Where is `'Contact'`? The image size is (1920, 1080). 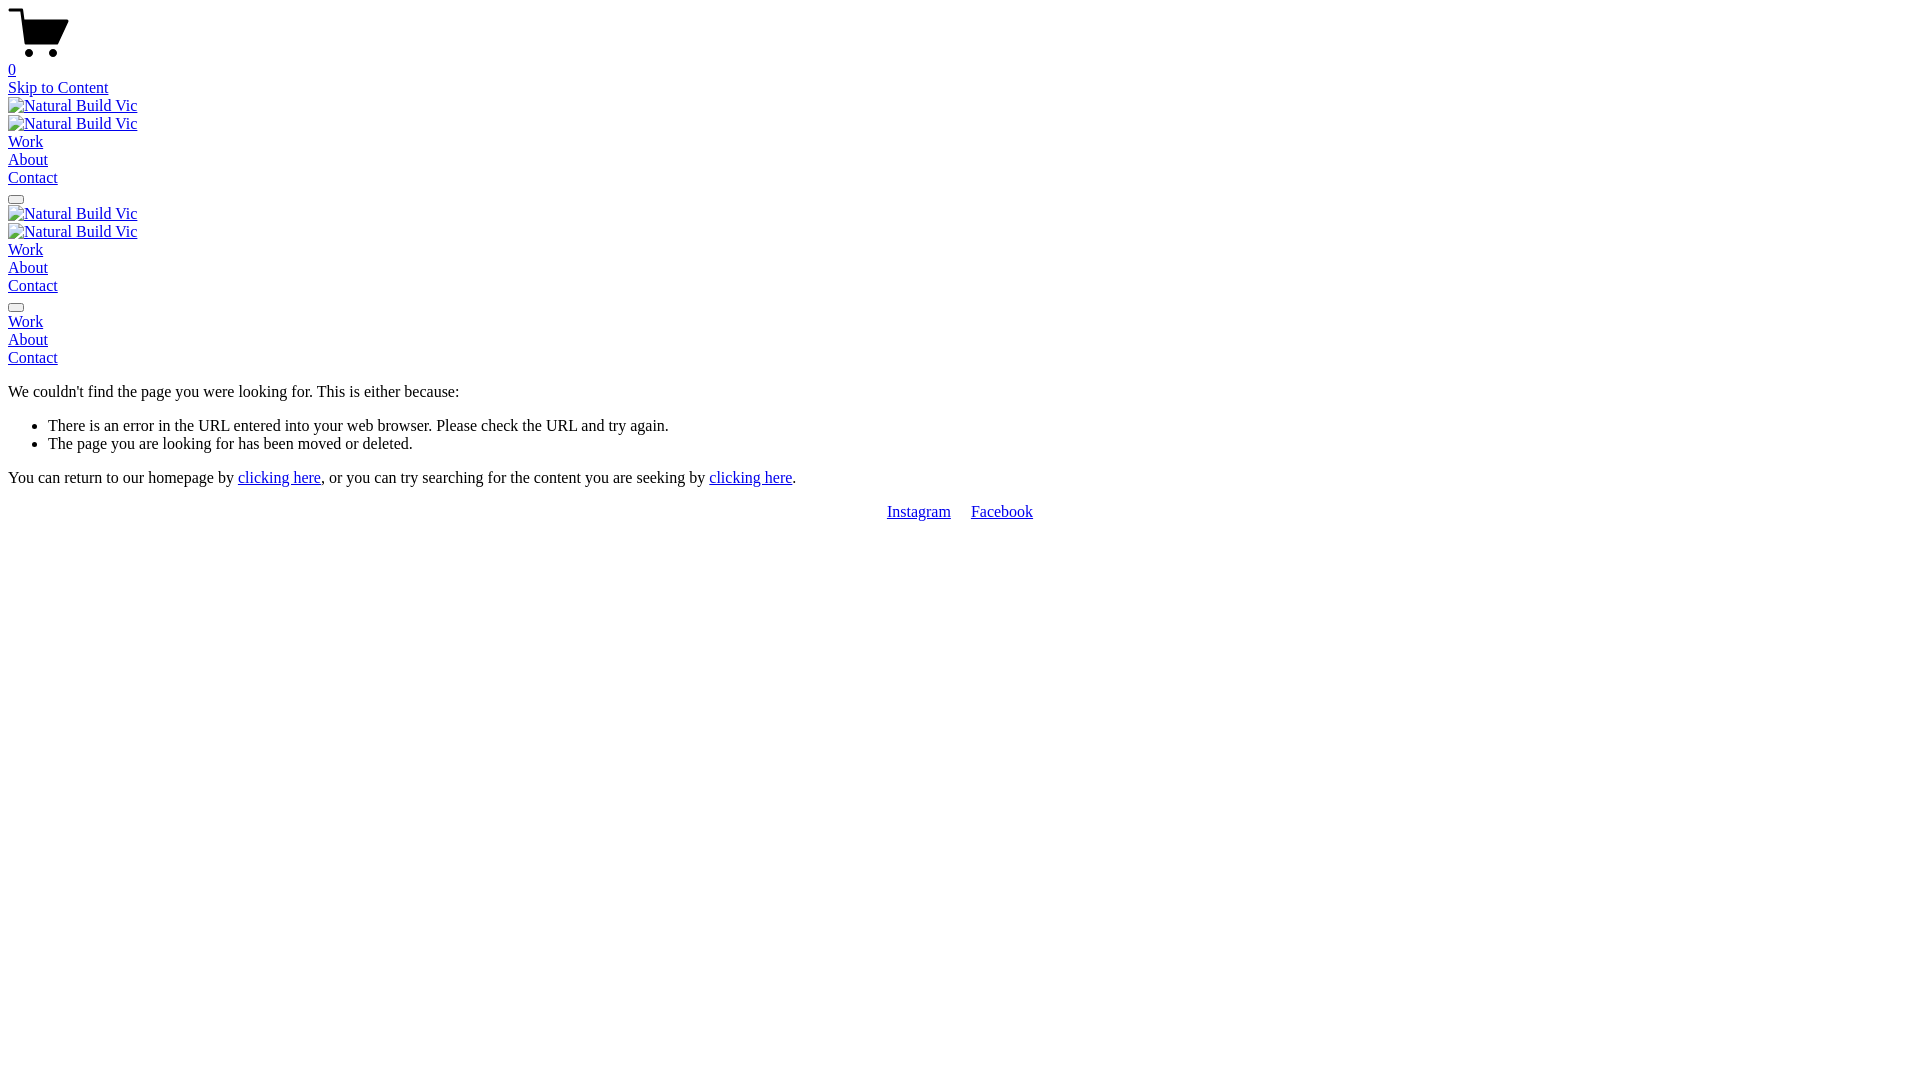
'Contact' is located at coordinates (33, 285).